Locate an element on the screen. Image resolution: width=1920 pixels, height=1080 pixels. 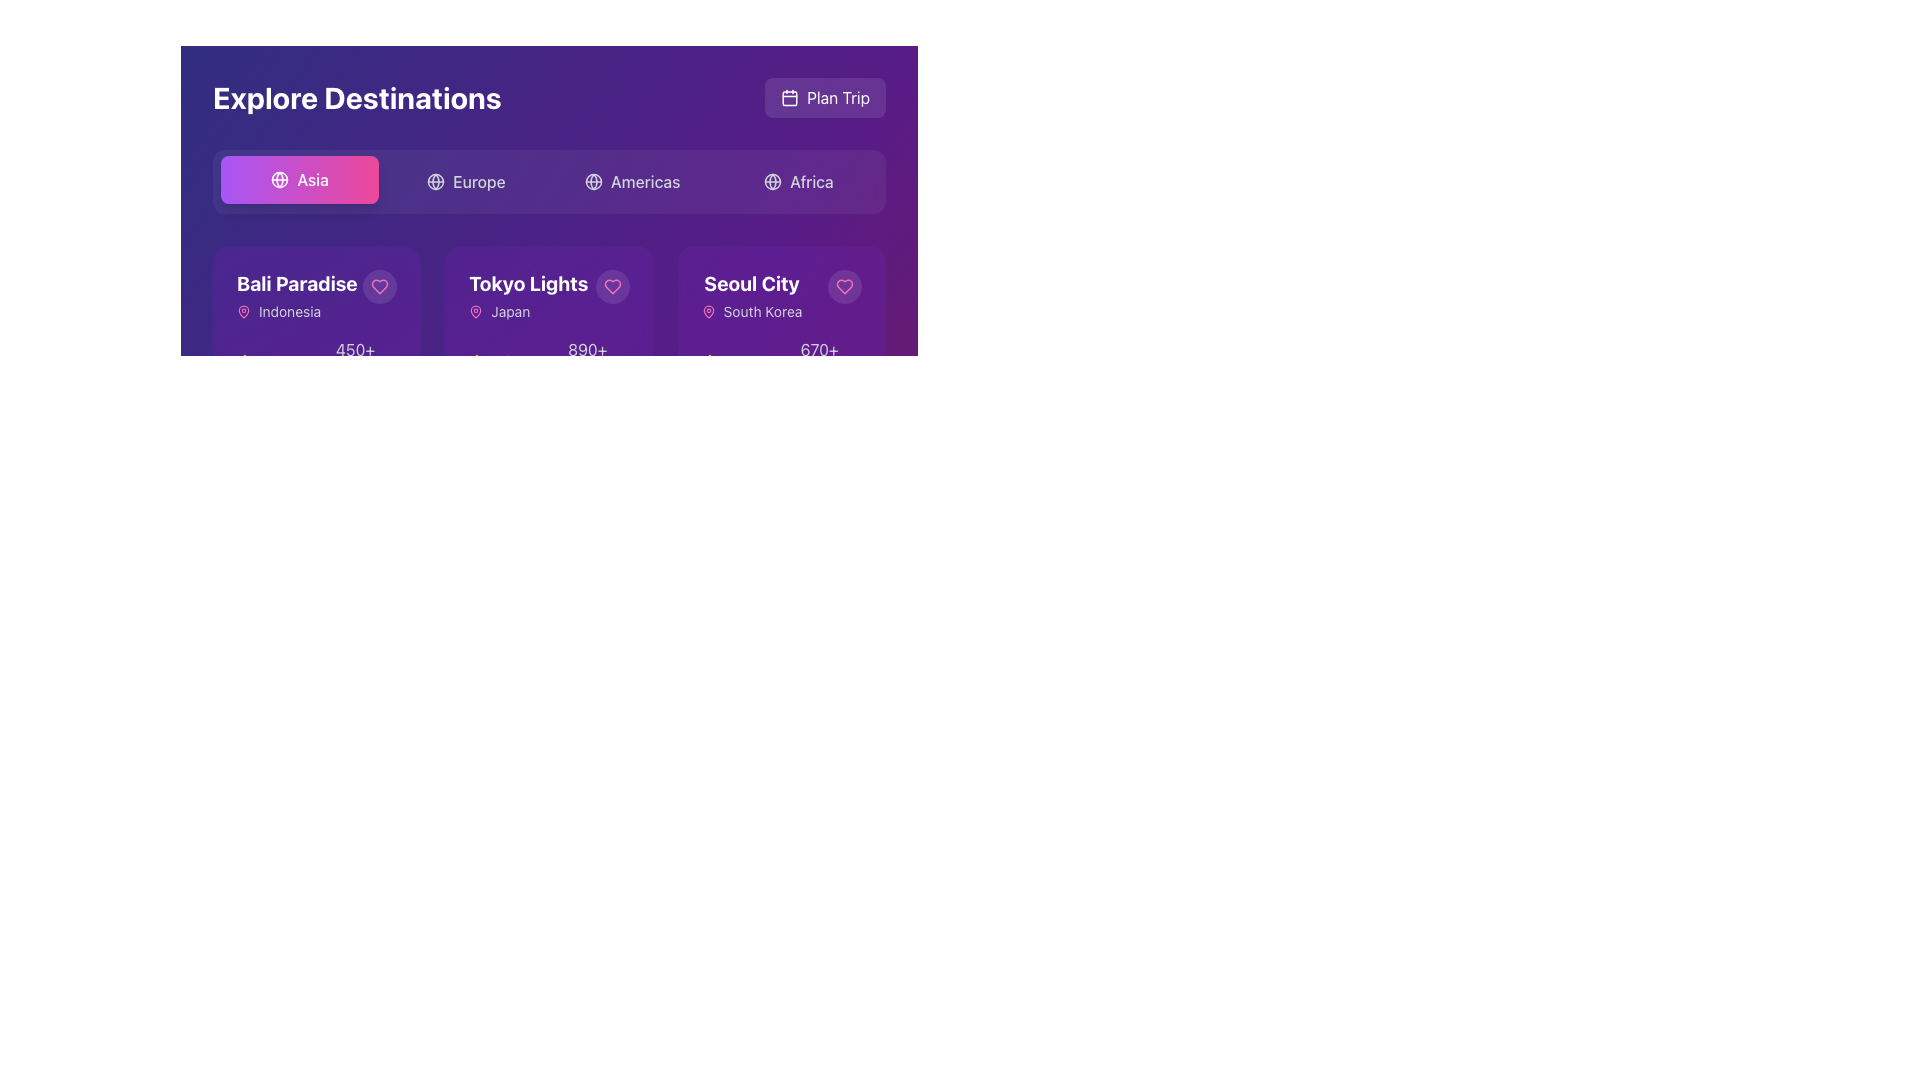
the purple rounded rectangle background of the calendar icon located within the 'Plan Trip' button at the top-right corner of the interface is located at coordinates (789, 98).